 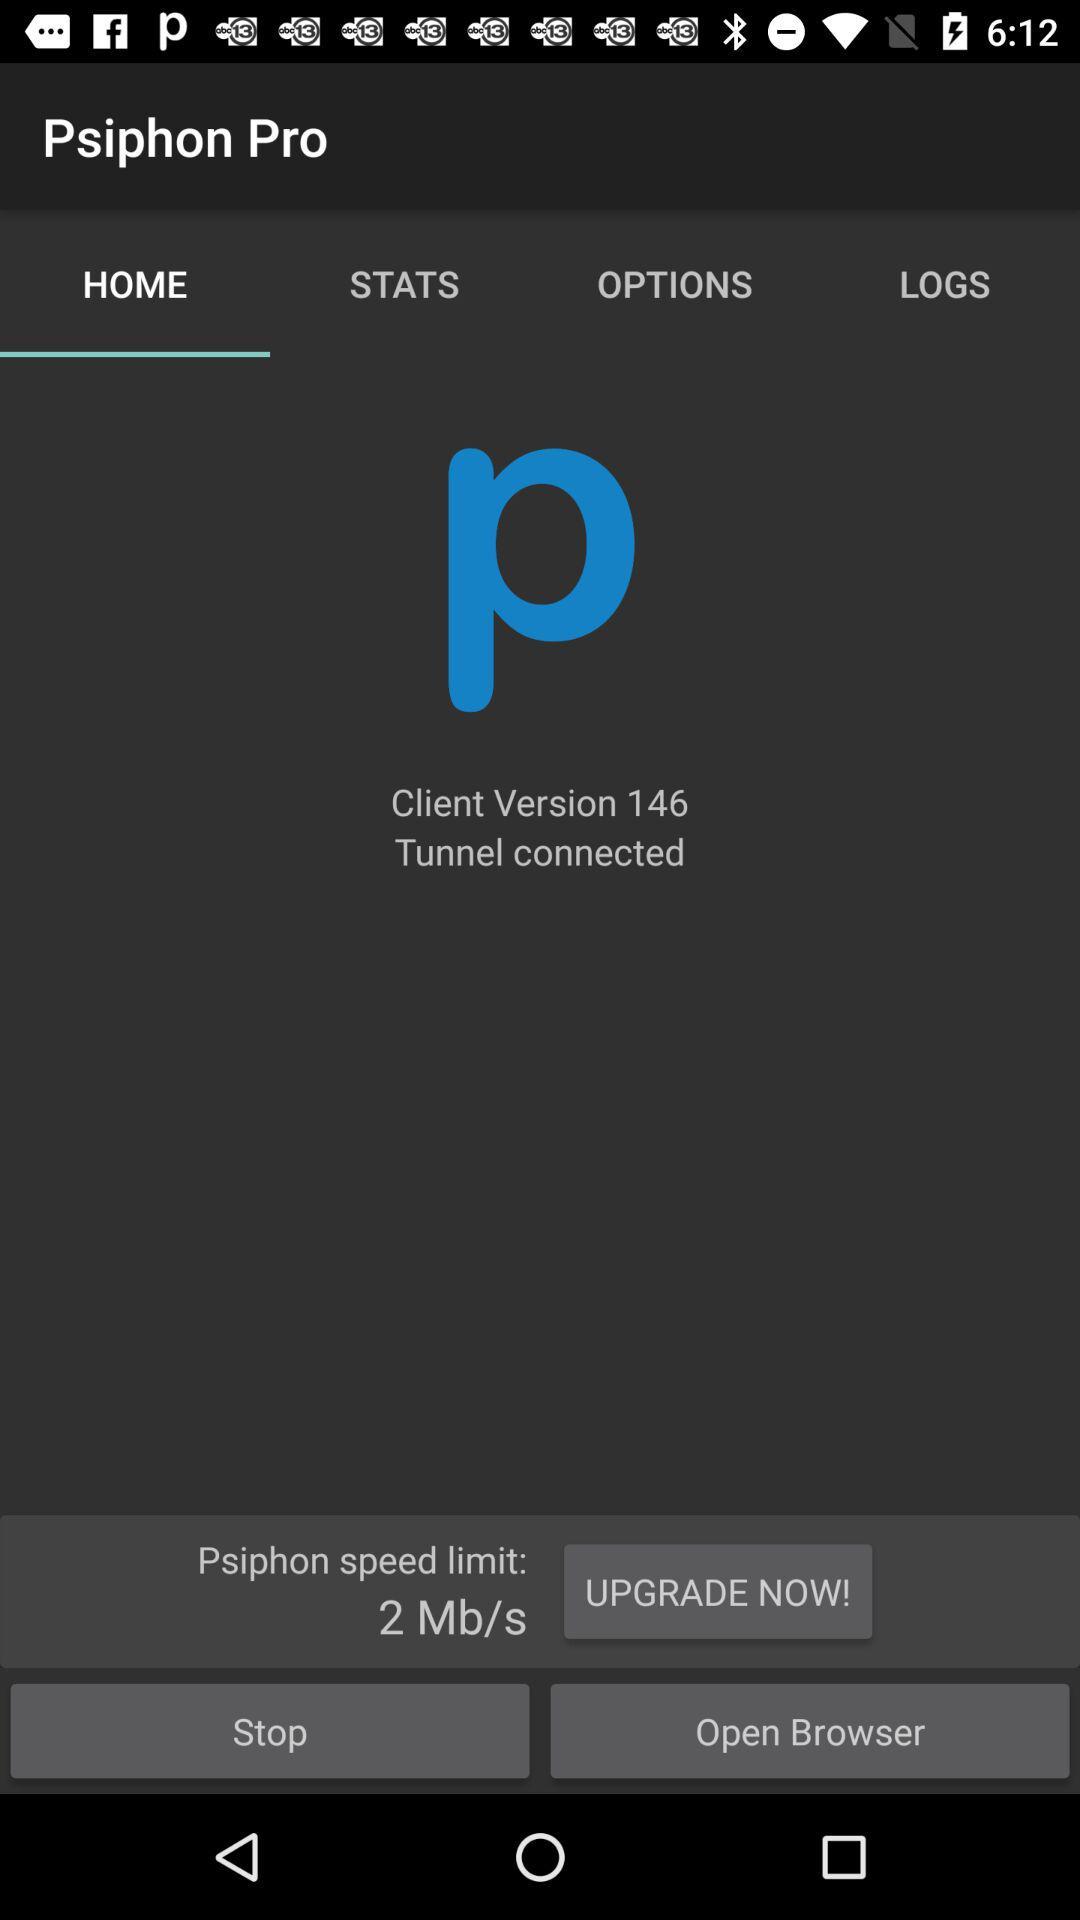 I want to click on the item below tunnel connected app, so click(x=717, y=1590).